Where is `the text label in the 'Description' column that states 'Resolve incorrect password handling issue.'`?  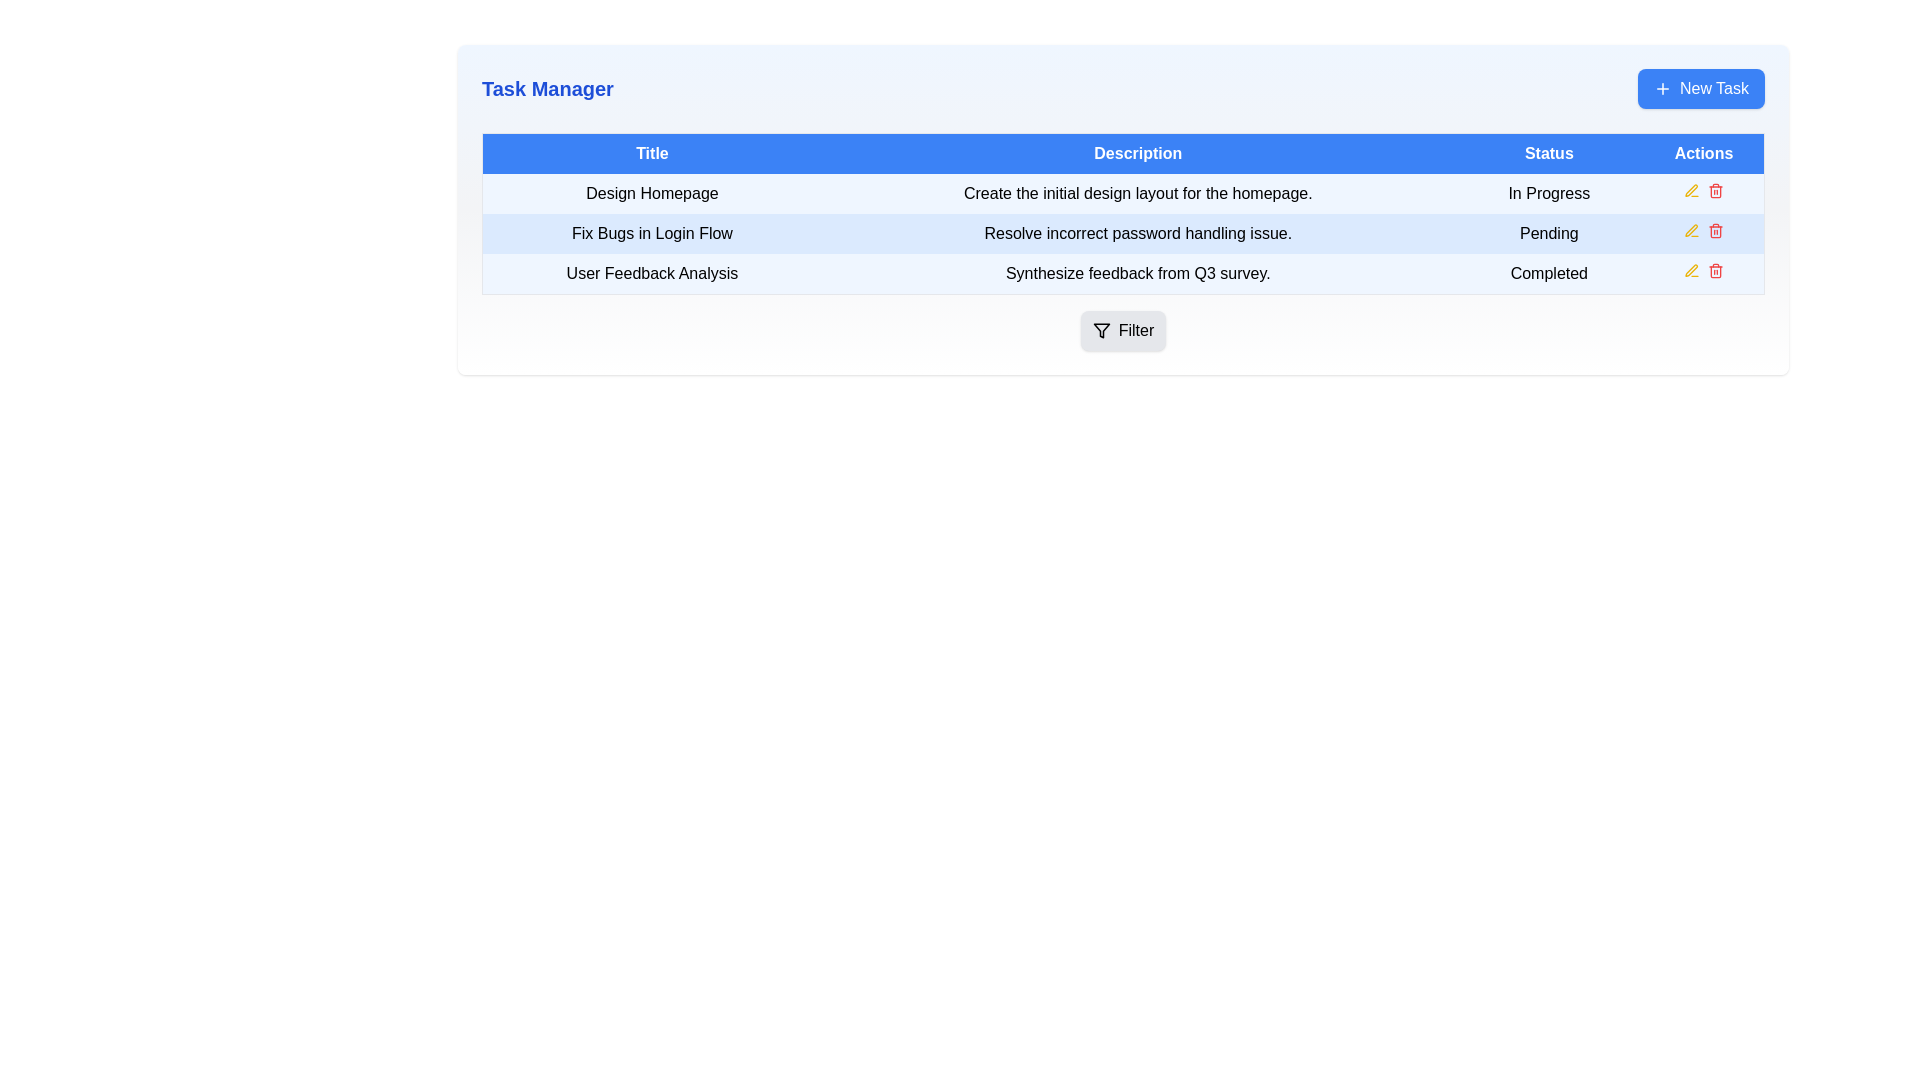 the text label in the 'Description' column that states 'Resolve incorrect password handling issue.' is located at coordinates (1138, 233).